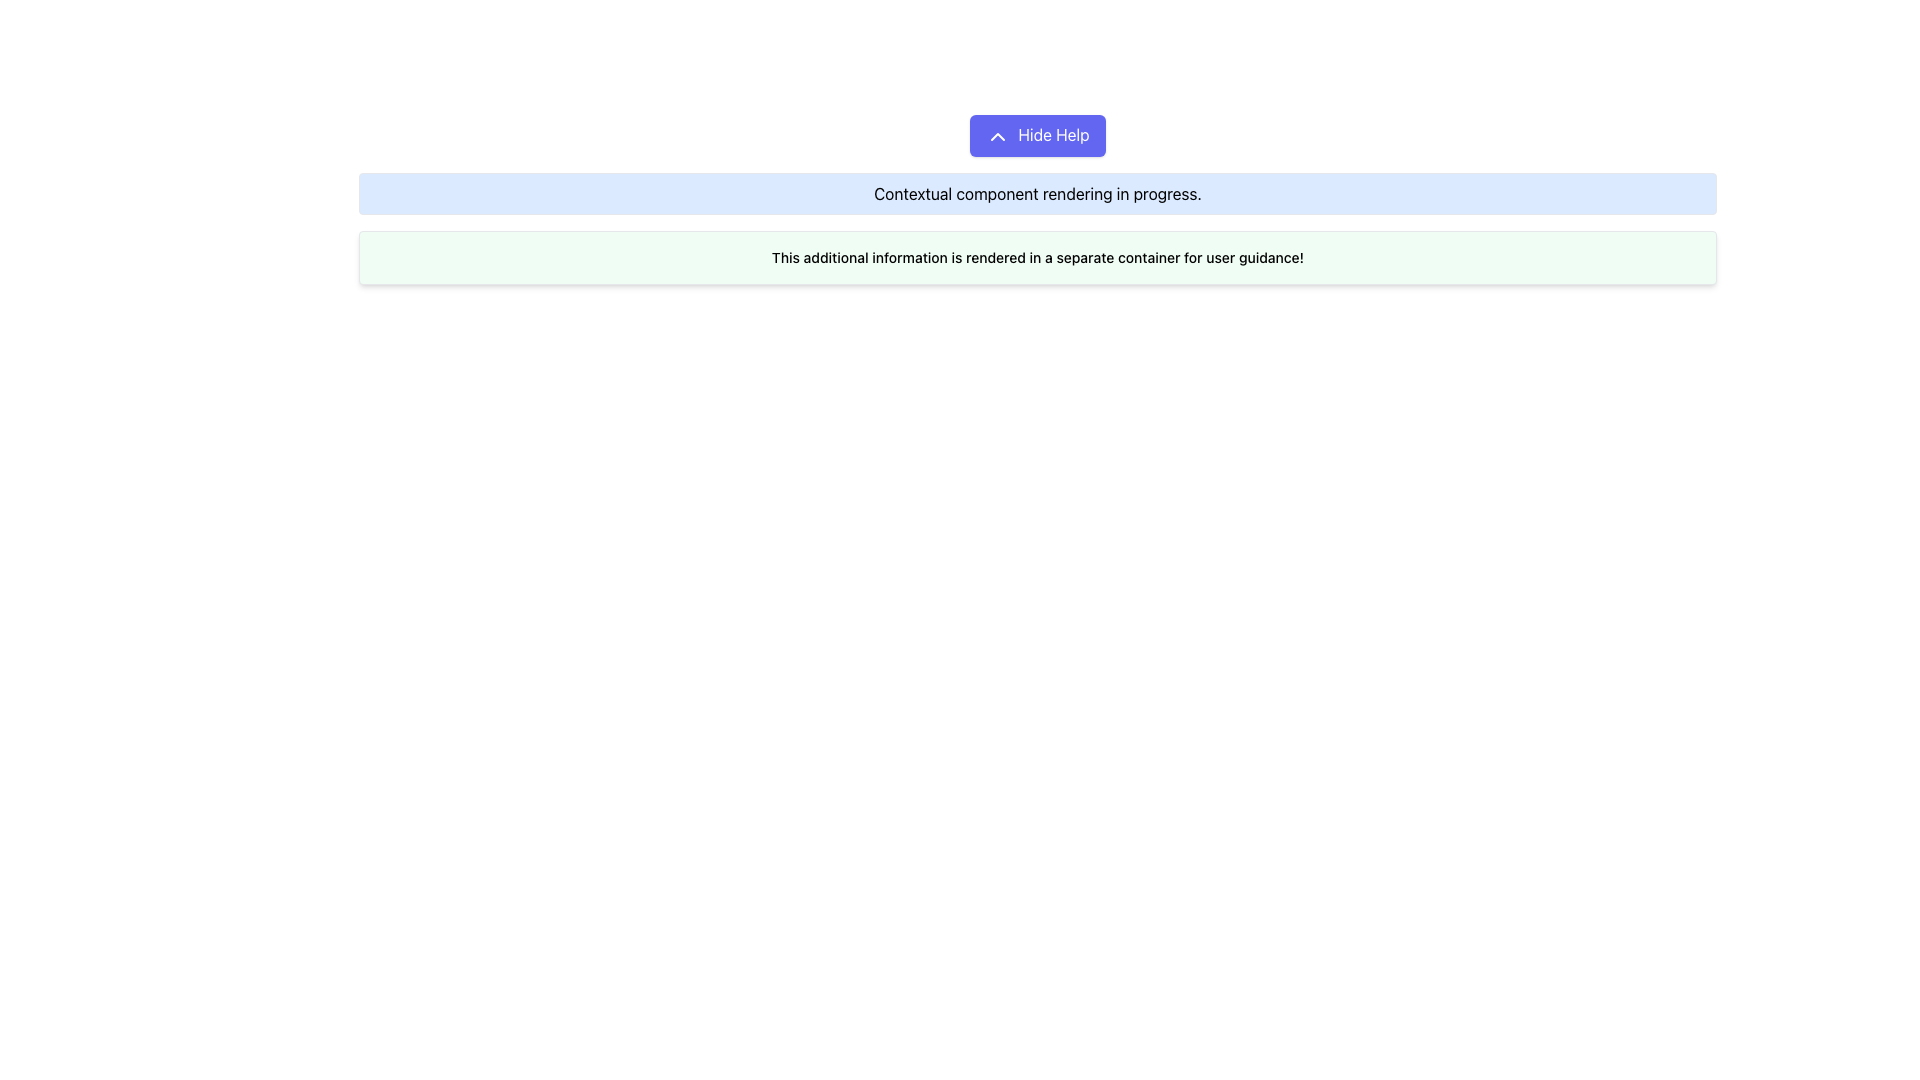  Describe the element at coordinates (998, 135) in the screenshot. I see `the SVG icon located inside the blue button labeled 'Hide Help', which signifies the function of collapsing or hiding the help section` at that location.